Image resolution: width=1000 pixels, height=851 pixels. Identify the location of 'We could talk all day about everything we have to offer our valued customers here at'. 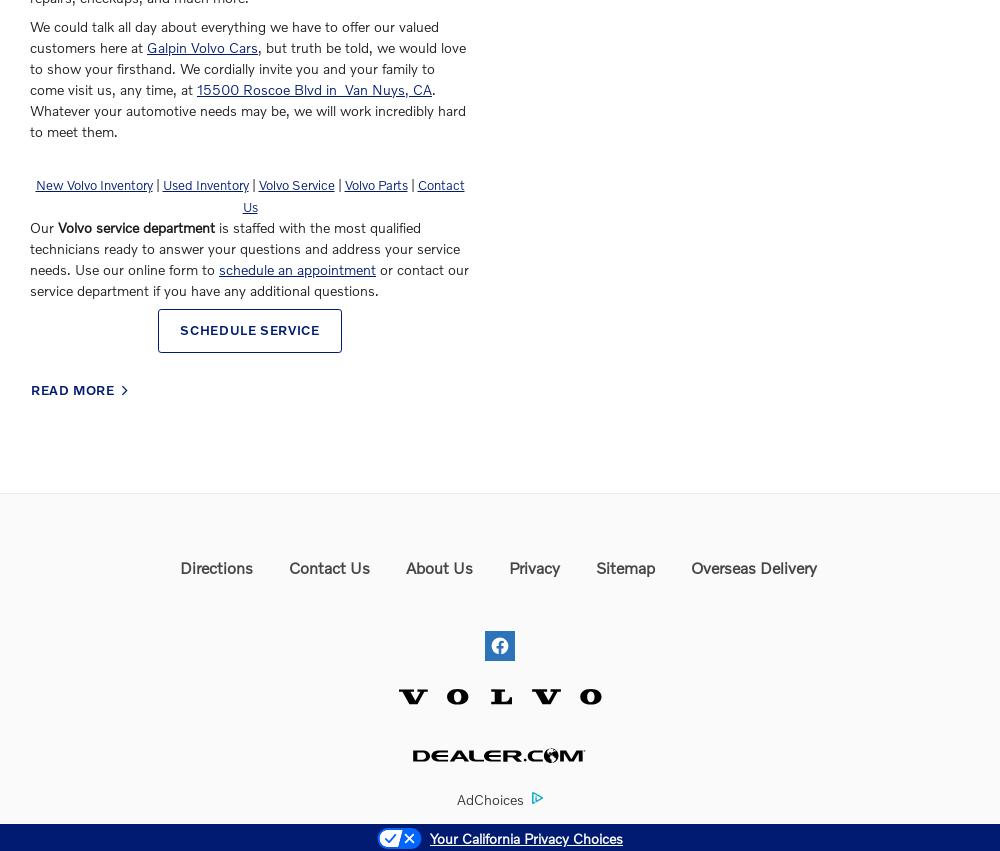
(233, 36).